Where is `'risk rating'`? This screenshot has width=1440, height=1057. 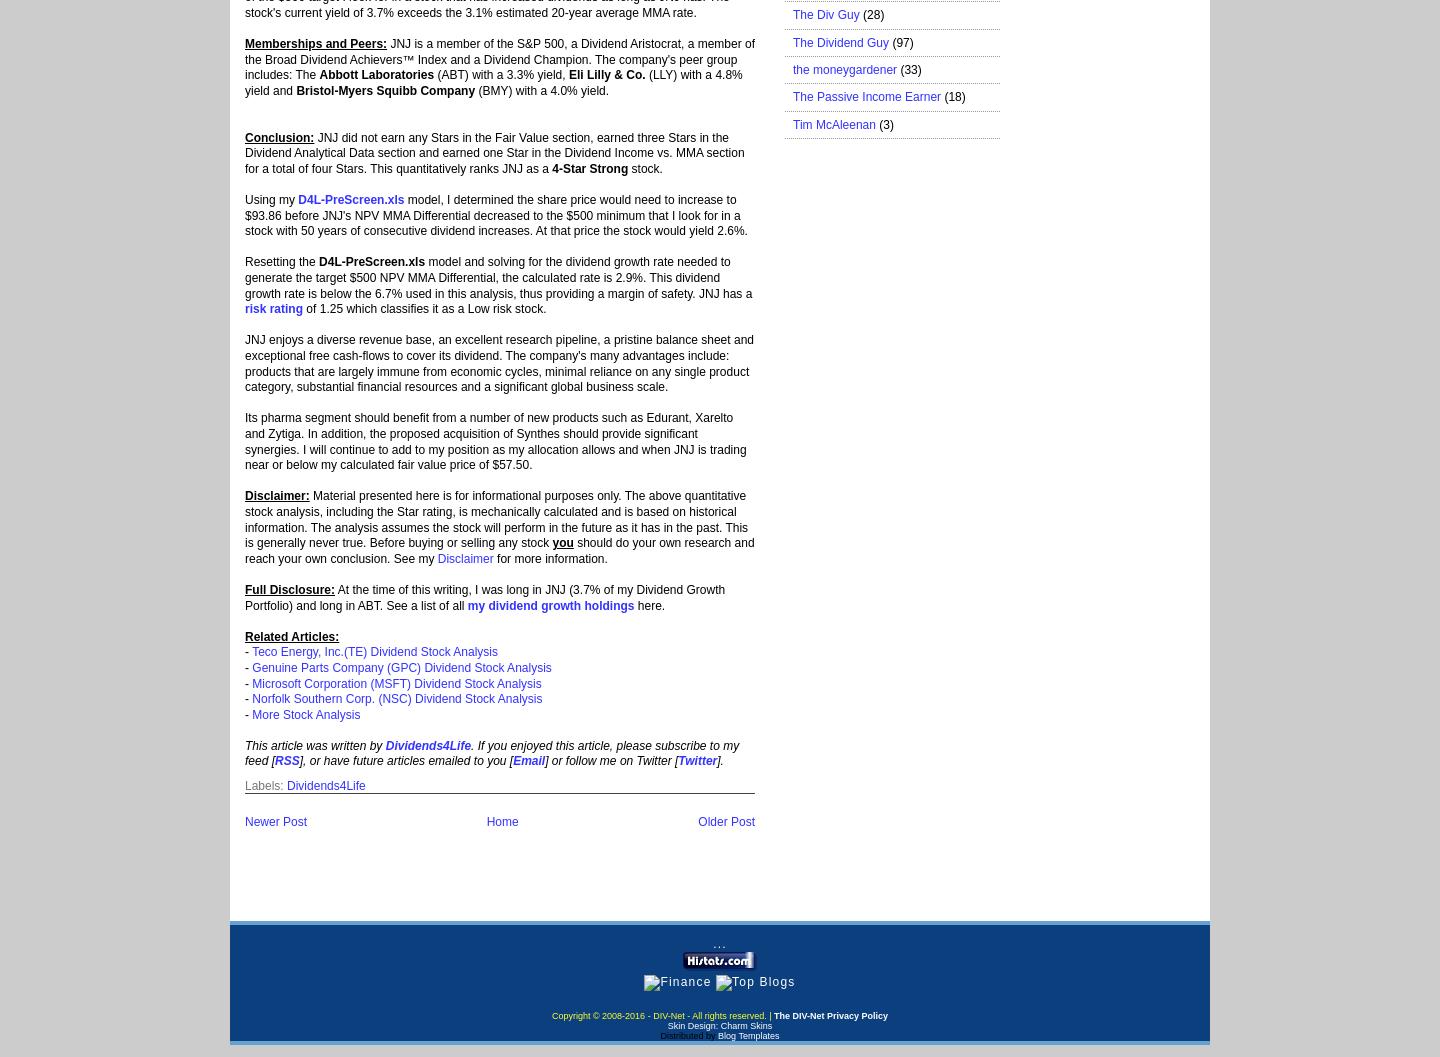
'risk rating' is located at coordinates (273, 308).